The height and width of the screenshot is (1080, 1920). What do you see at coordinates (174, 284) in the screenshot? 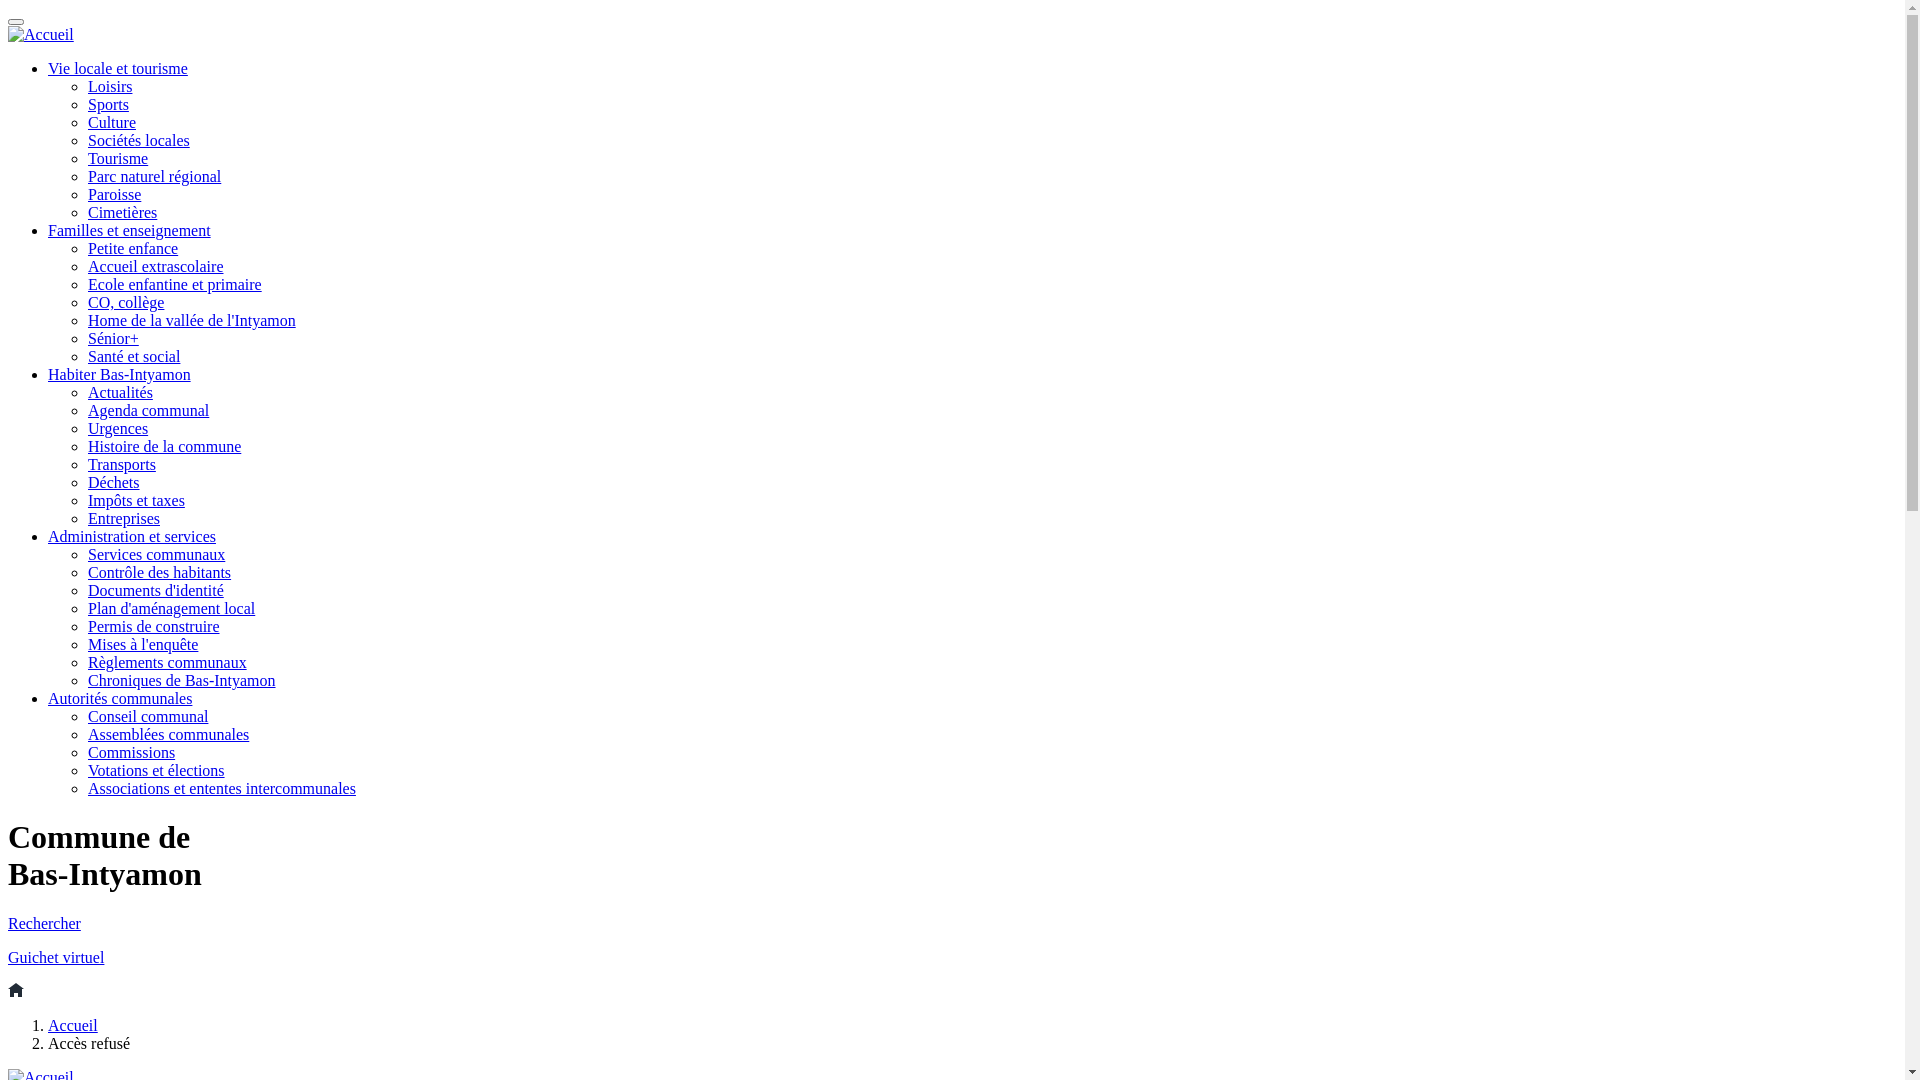
I see `'Ecole enfantine et primaire'` at bounding box center [174, 284].